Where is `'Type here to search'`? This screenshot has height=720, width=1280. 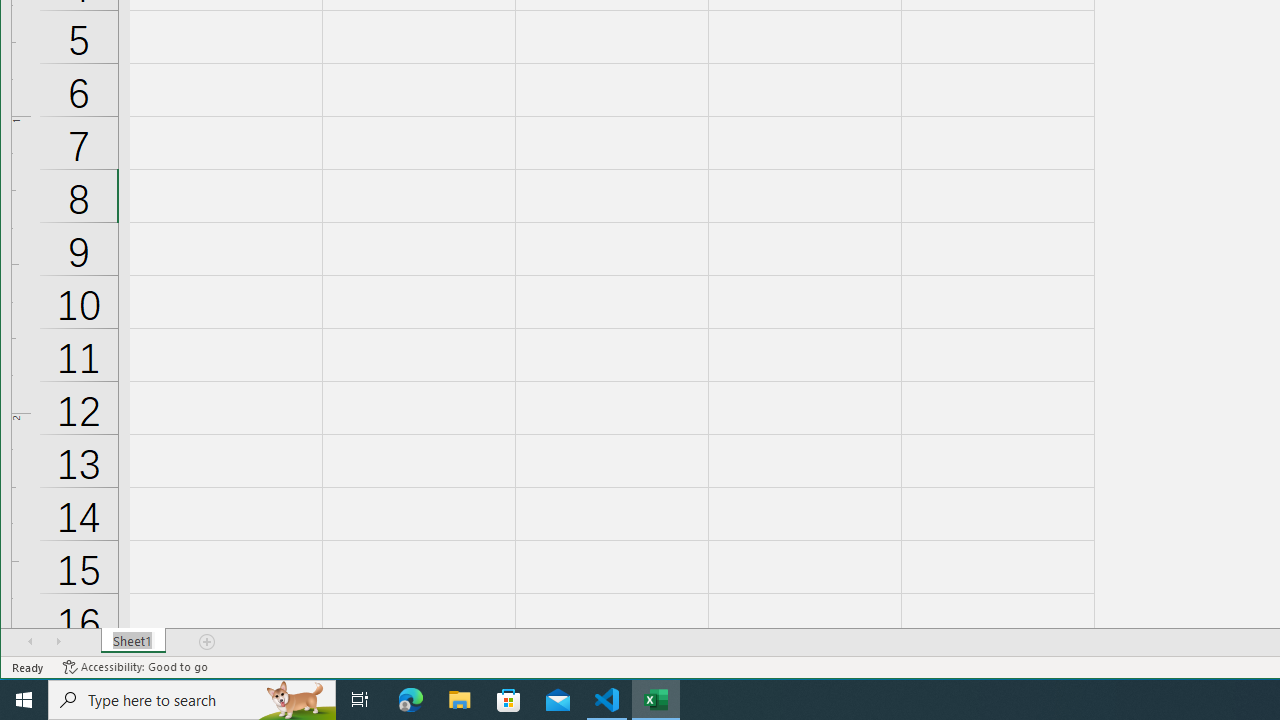
'Type here to search' is located at coordinates (192, 698).